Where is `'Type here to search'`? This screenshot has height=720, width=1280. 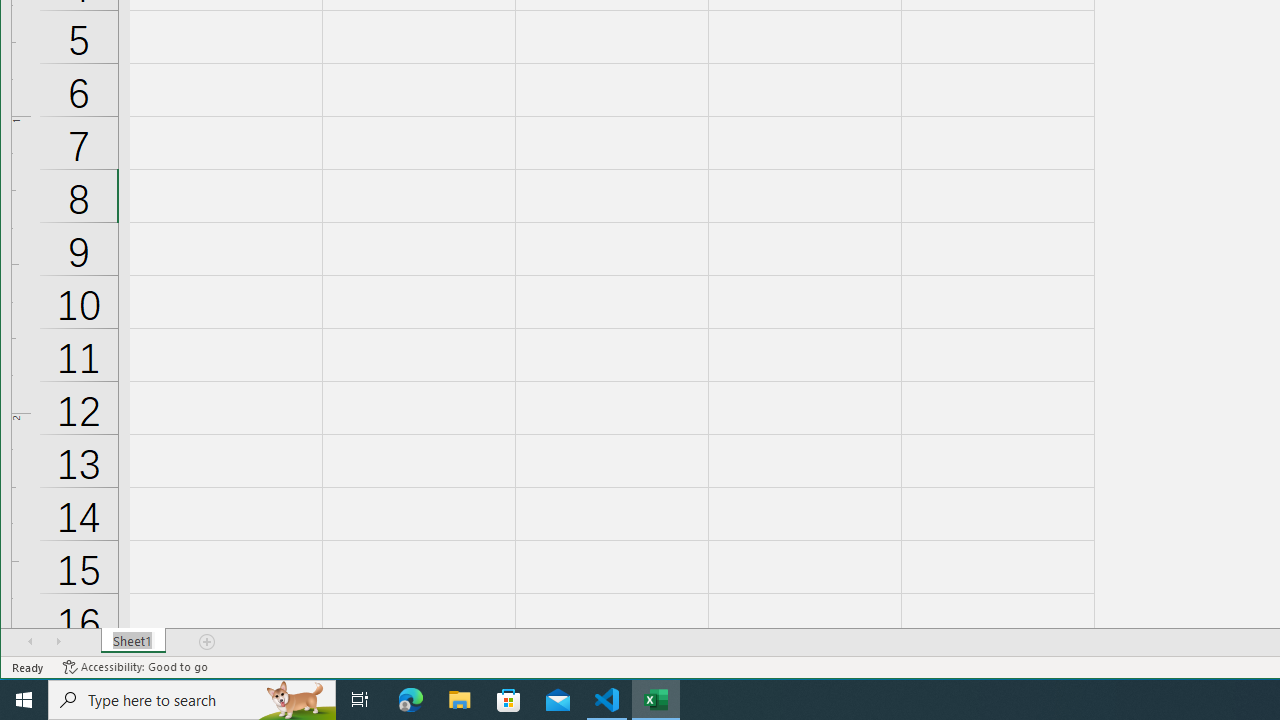
'Type here to search' is located at coordinates (192, 698).